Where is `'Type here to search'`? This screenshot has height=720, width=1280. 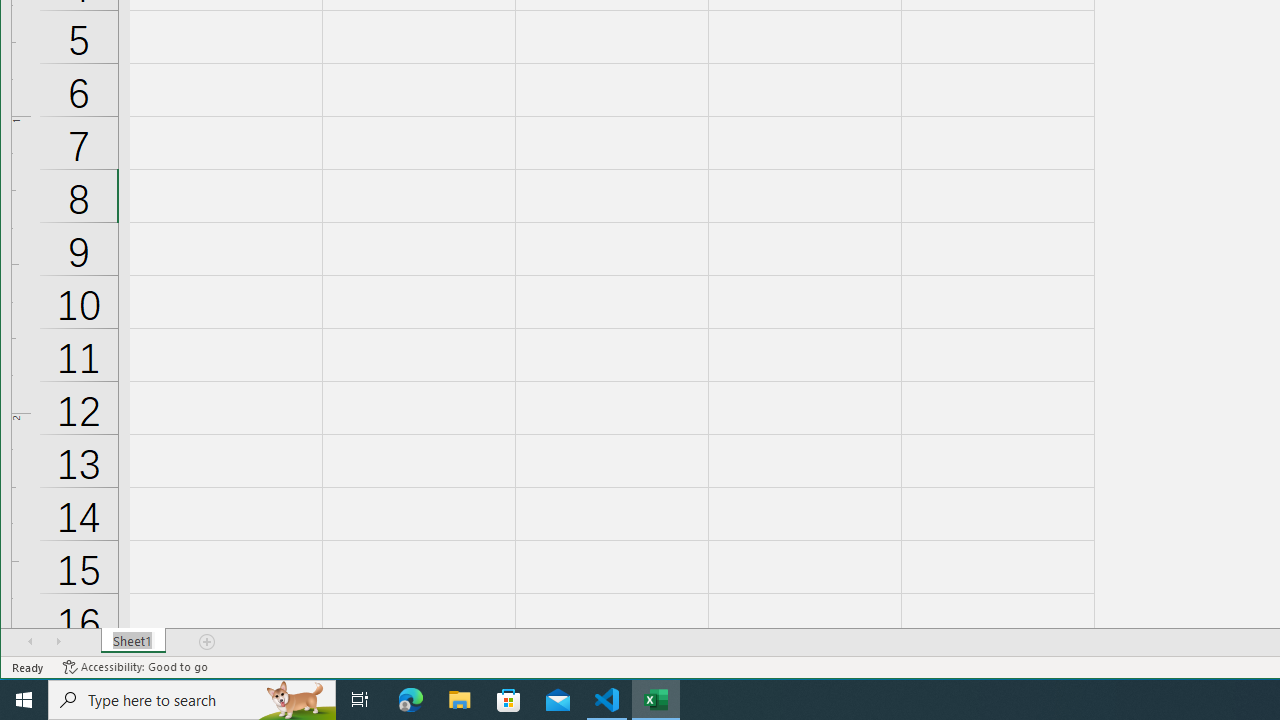
'Type here to search' is located at coordinates (192, 698).